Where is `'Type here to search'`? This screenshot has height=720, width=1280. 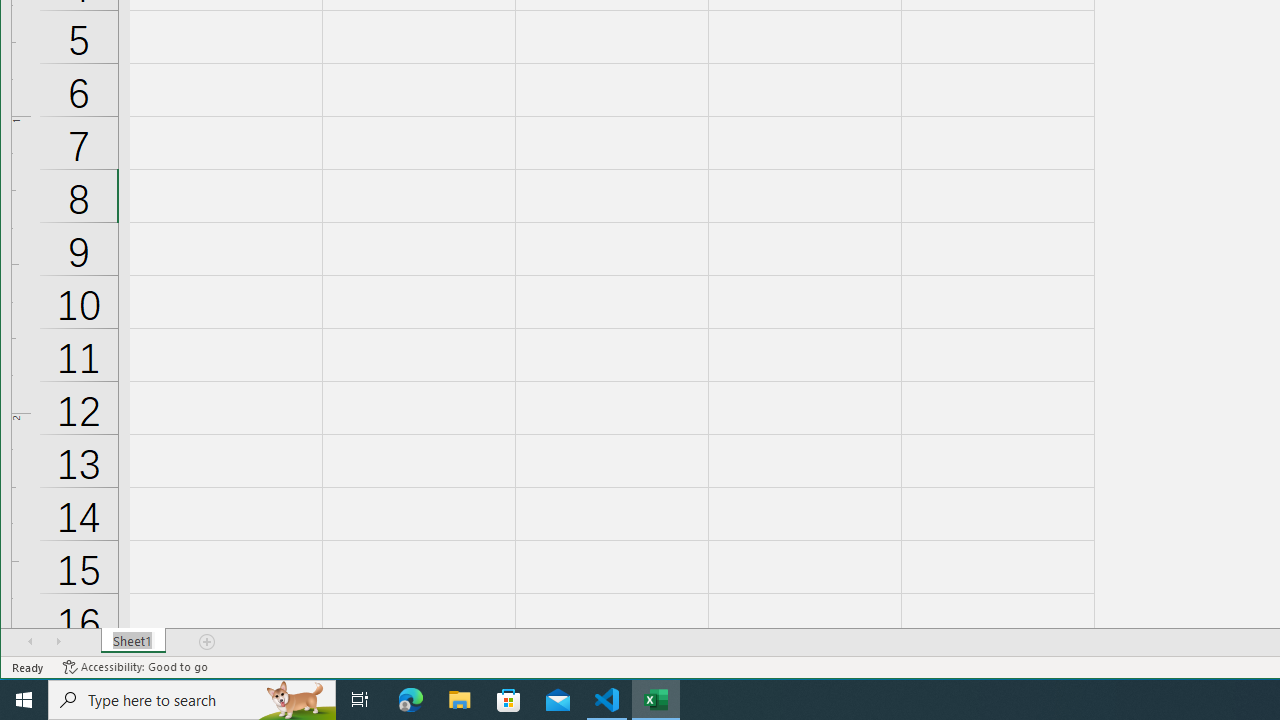
'Type here to search' is located at coordinates (192, 698).